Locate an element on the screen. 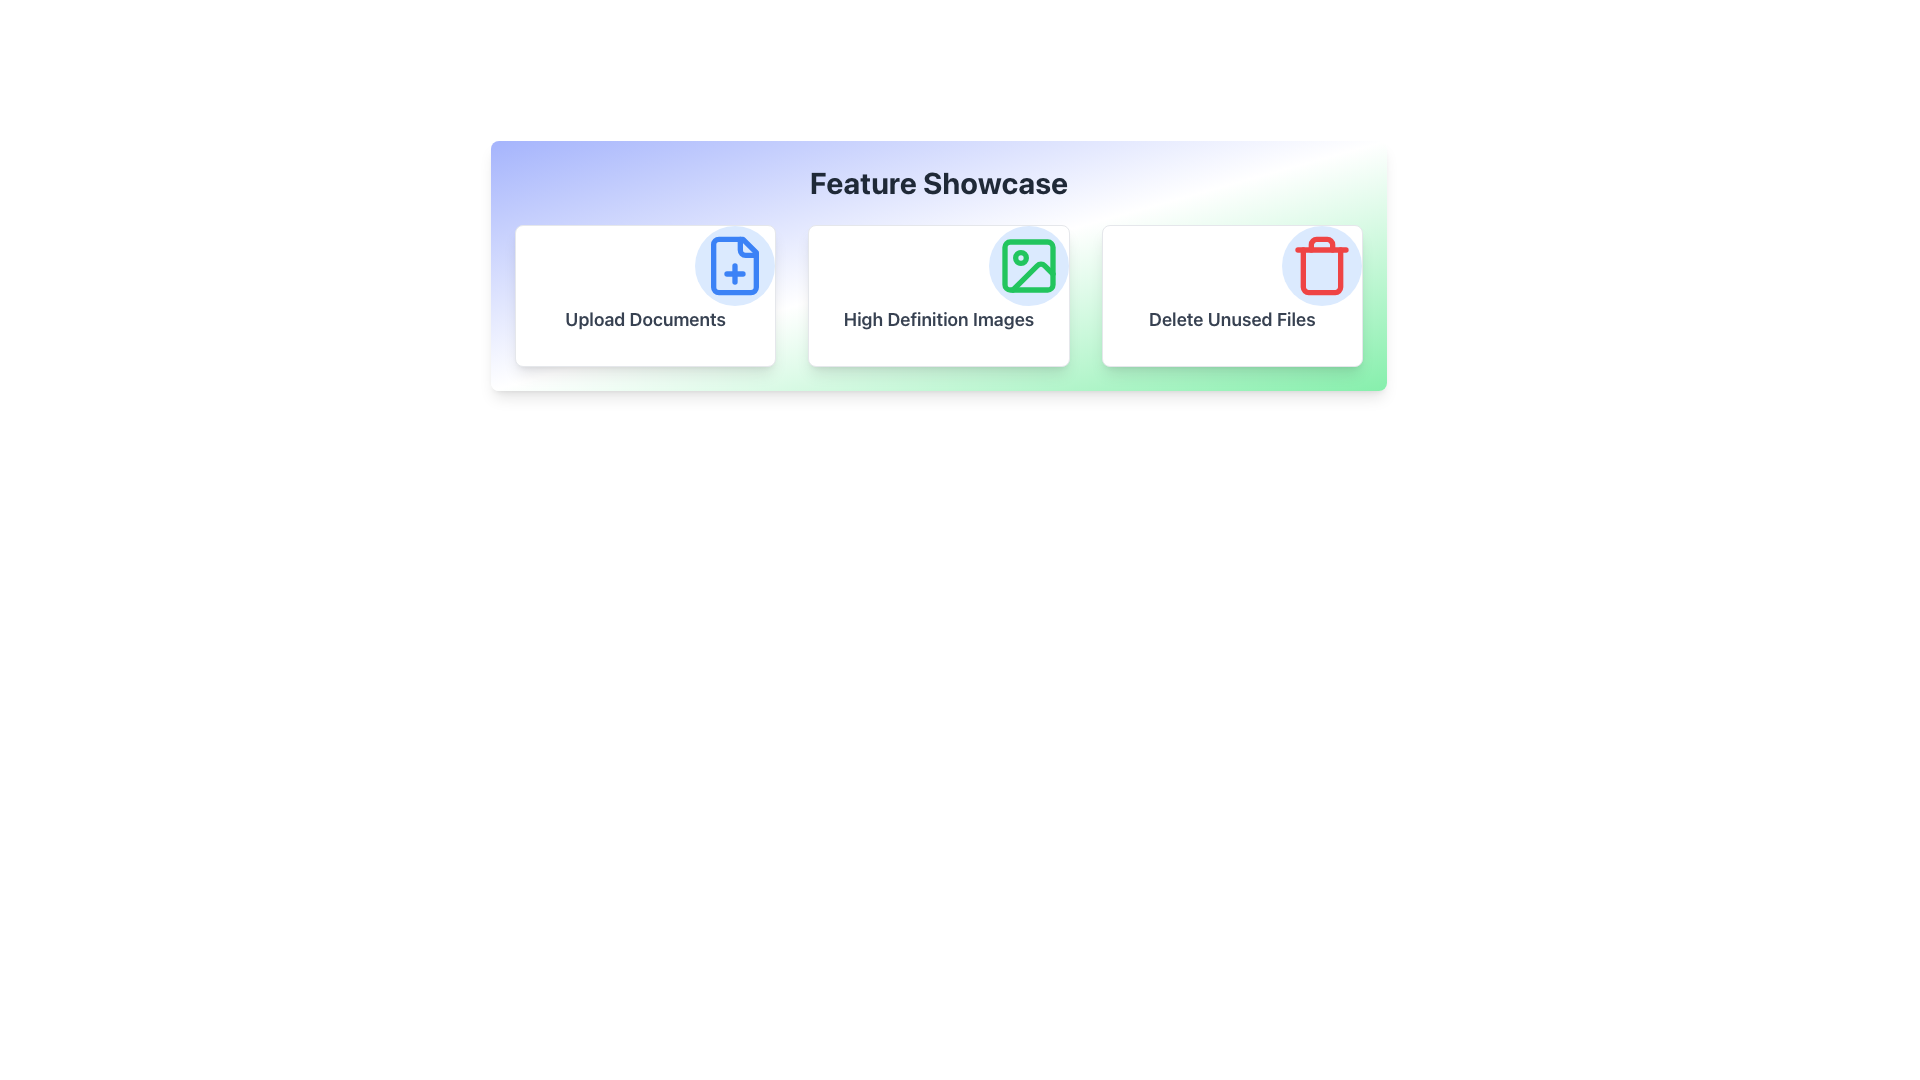  the circular blue icon with a file symbol and plus sign located in the top-right corner of the 'Upload Documents' card is located at coordinates (734, 265).